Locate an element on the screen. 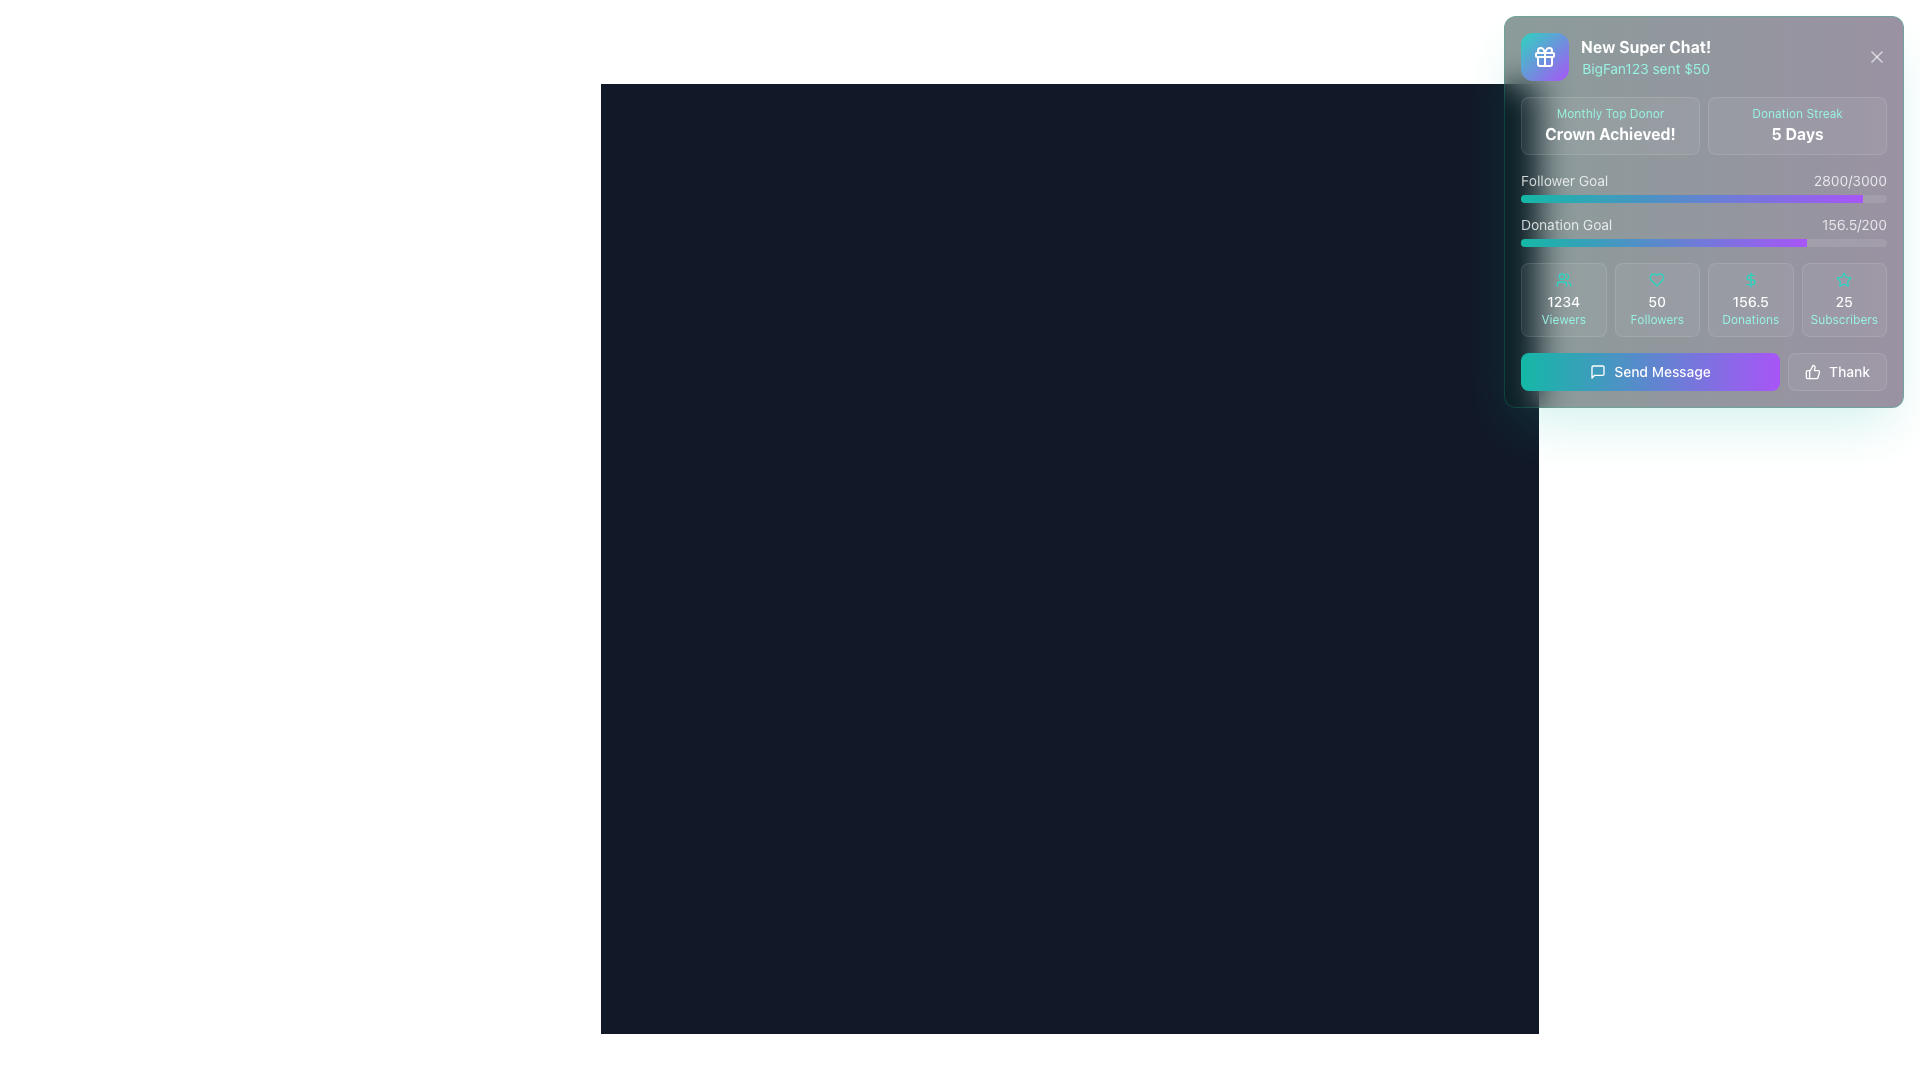  the Notification banner that highlights noteworthy super chat notifications, displaying the user and amount sent is located at coordinates (1616, 56).